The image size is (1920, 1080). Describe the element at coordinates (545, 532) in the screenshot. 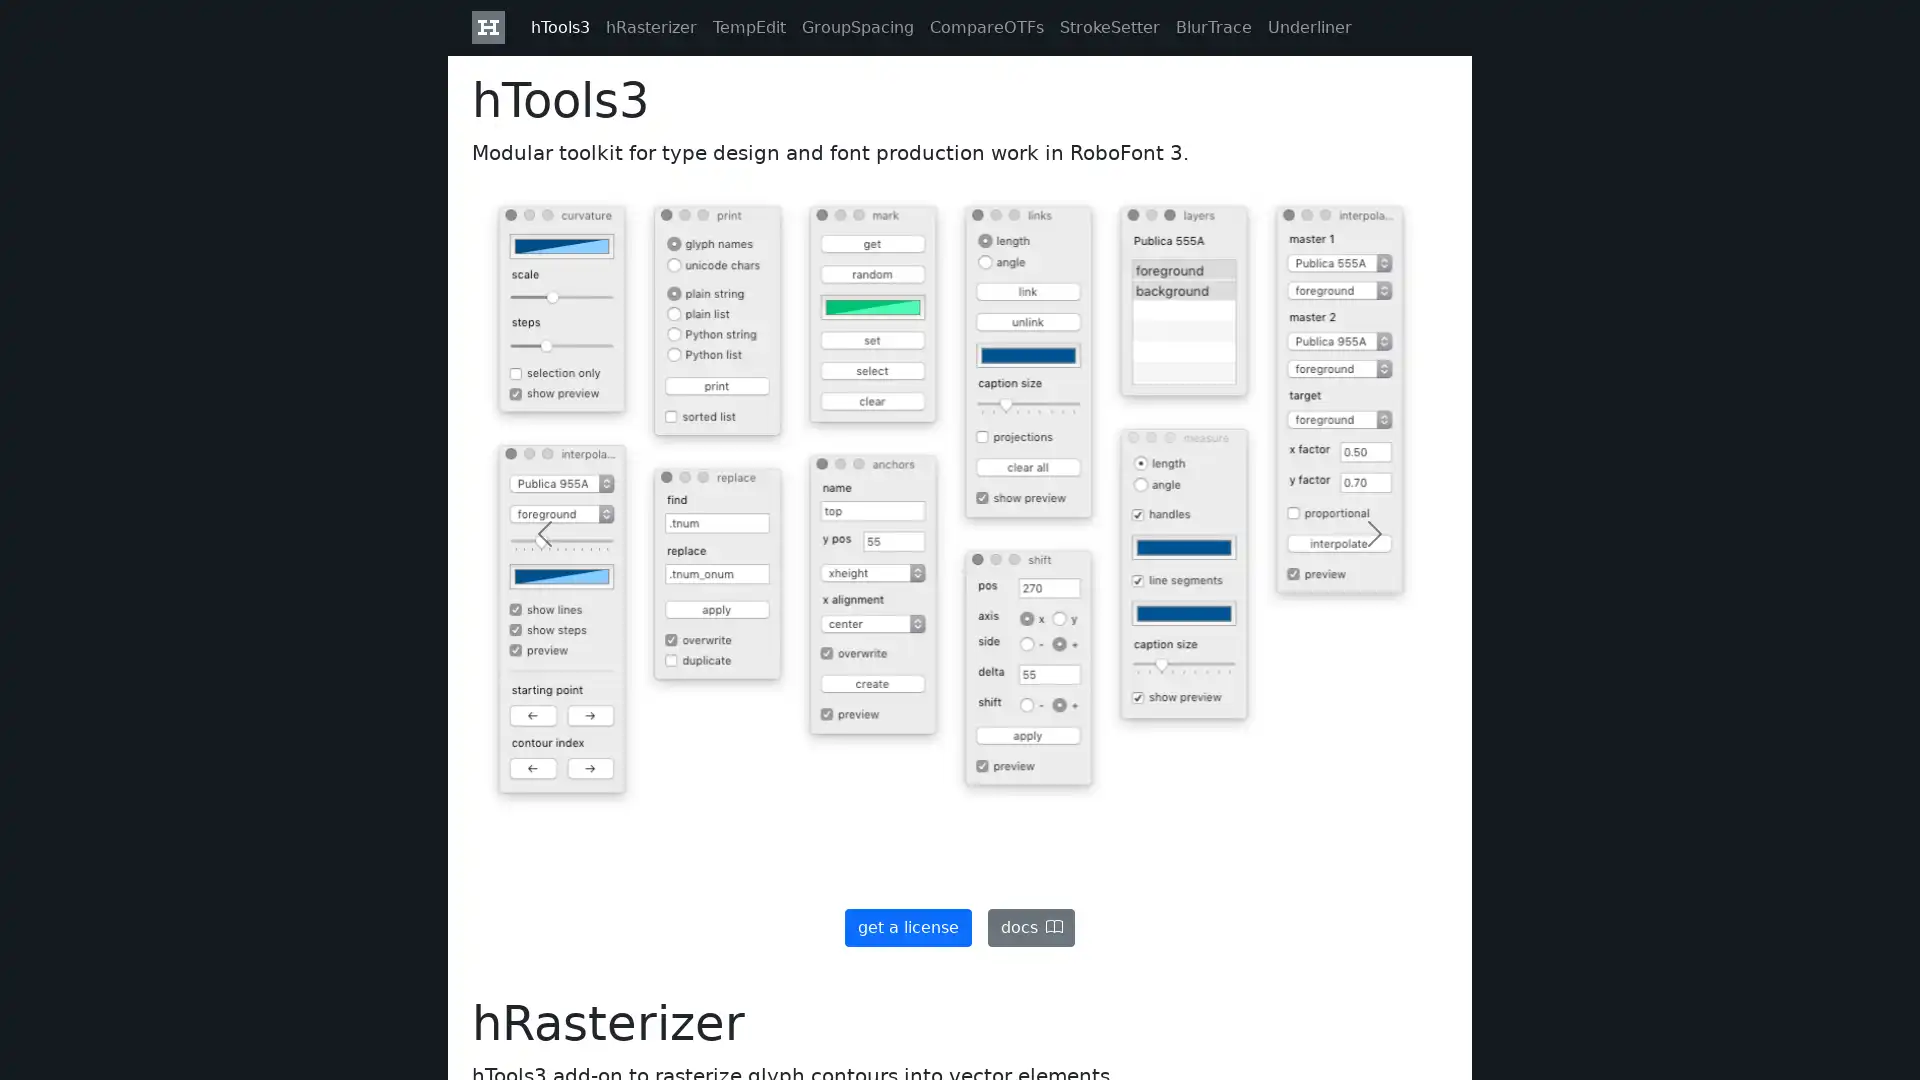

I see `Previous` at that location.